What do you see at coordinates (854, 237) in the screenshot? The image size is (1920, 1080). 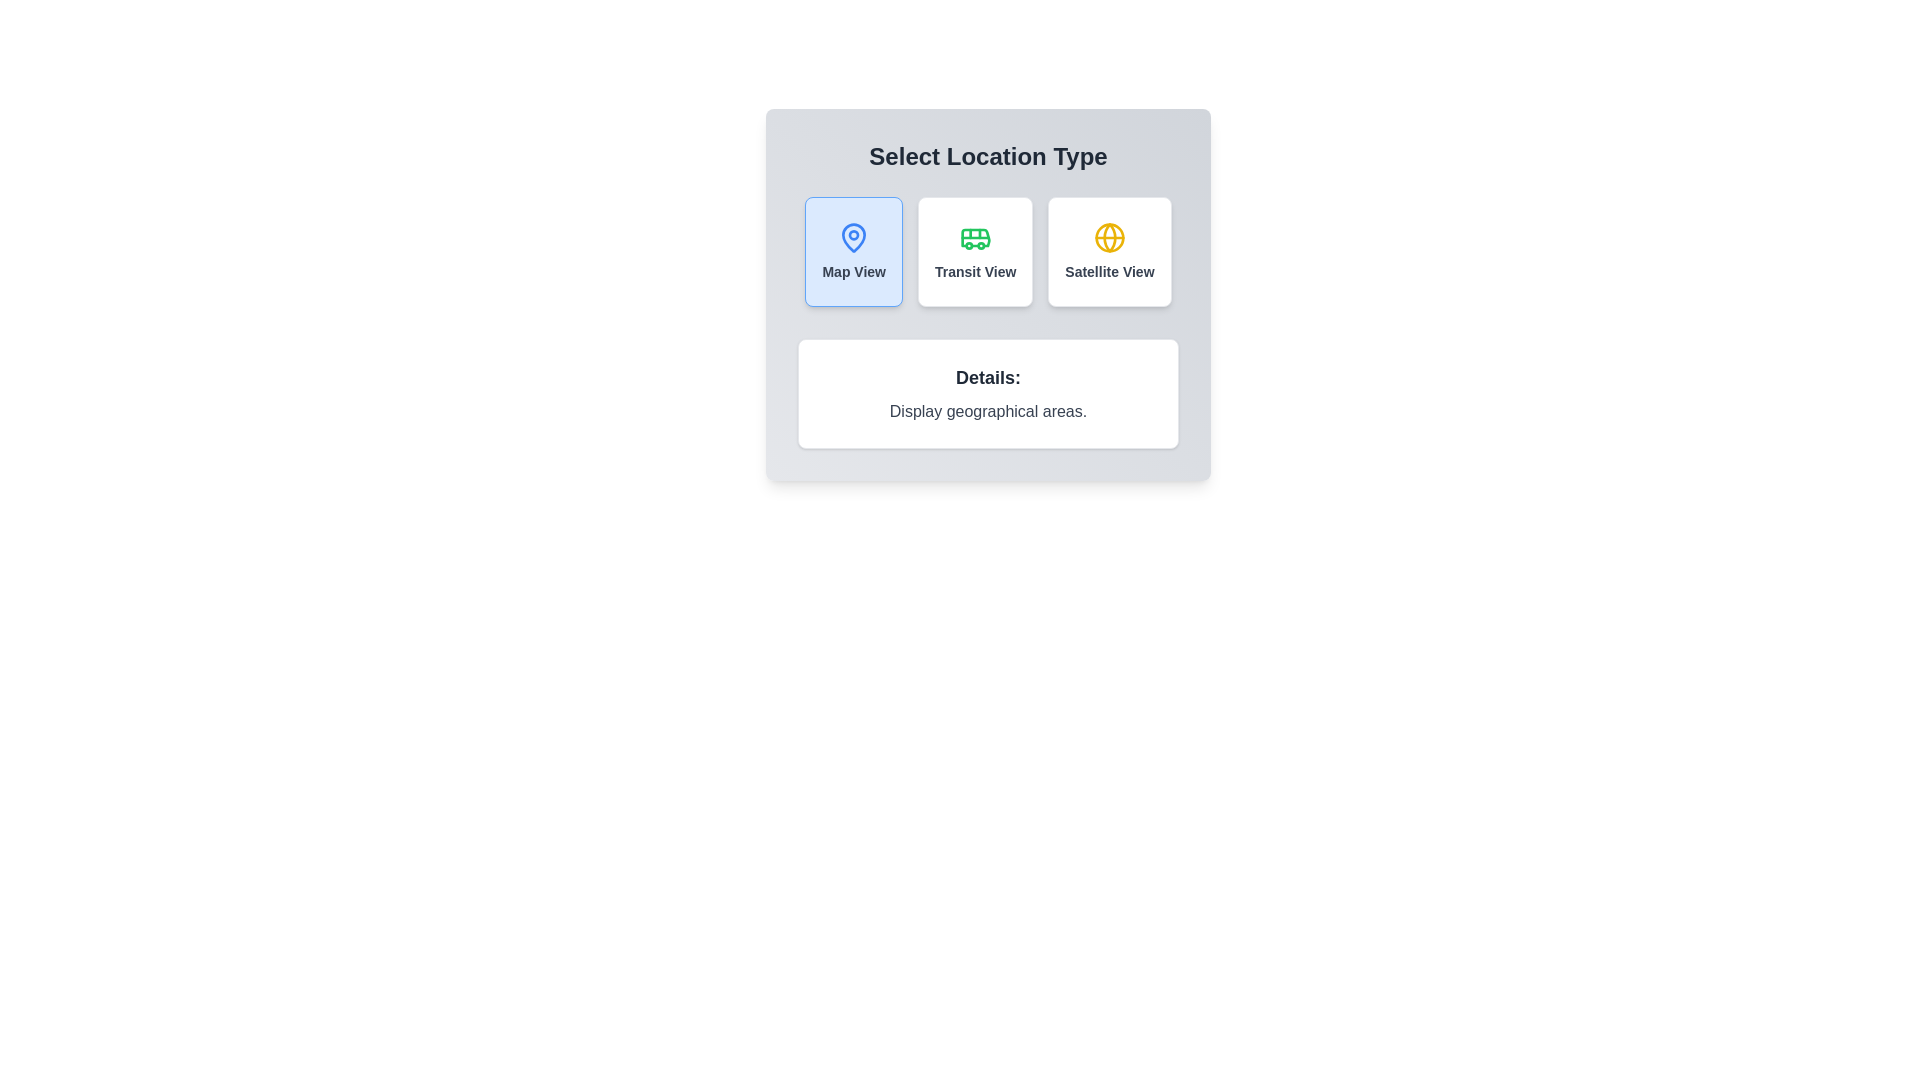 I see `the pin icon located at the top center of the 'Map View' region, which signifies map-related functionality` at bounding box center [854, 237].